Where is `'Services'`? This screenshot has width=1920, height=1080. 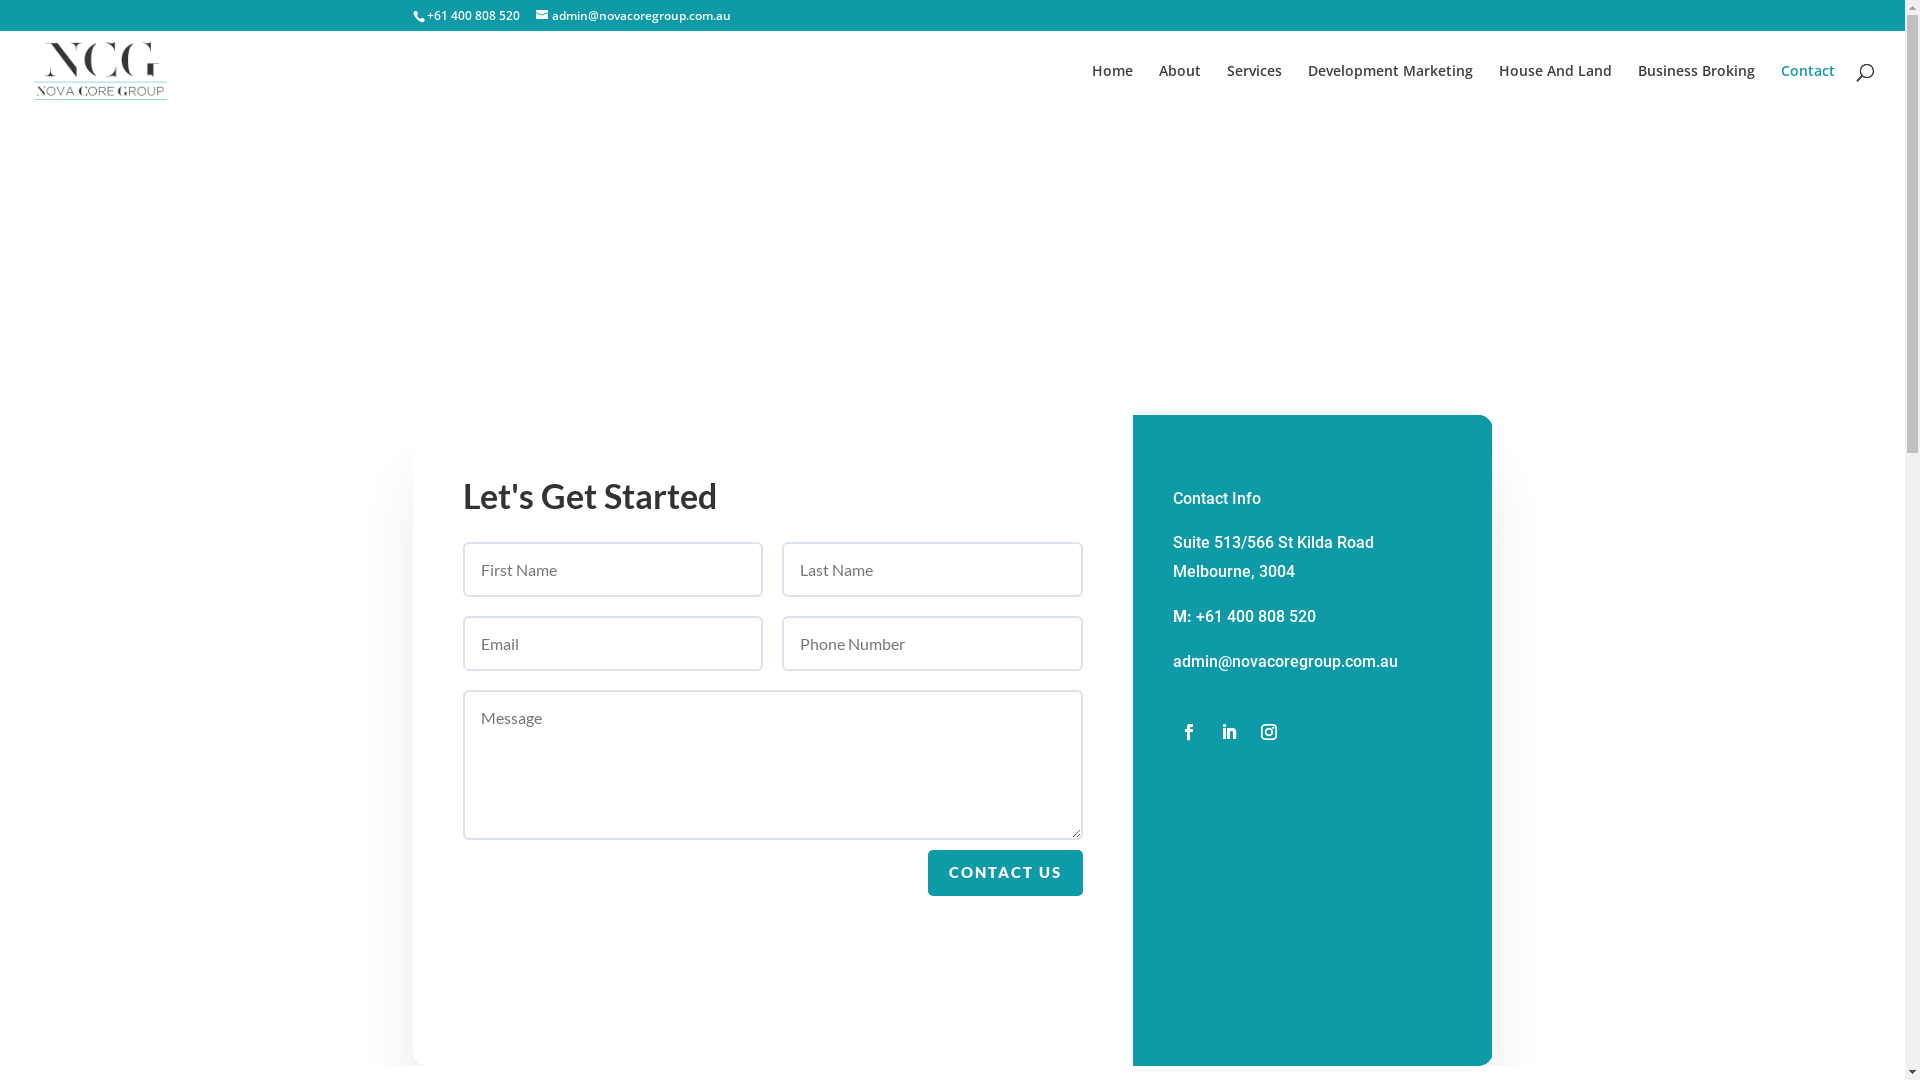 'Services' is located at coordinates (1253, 86).